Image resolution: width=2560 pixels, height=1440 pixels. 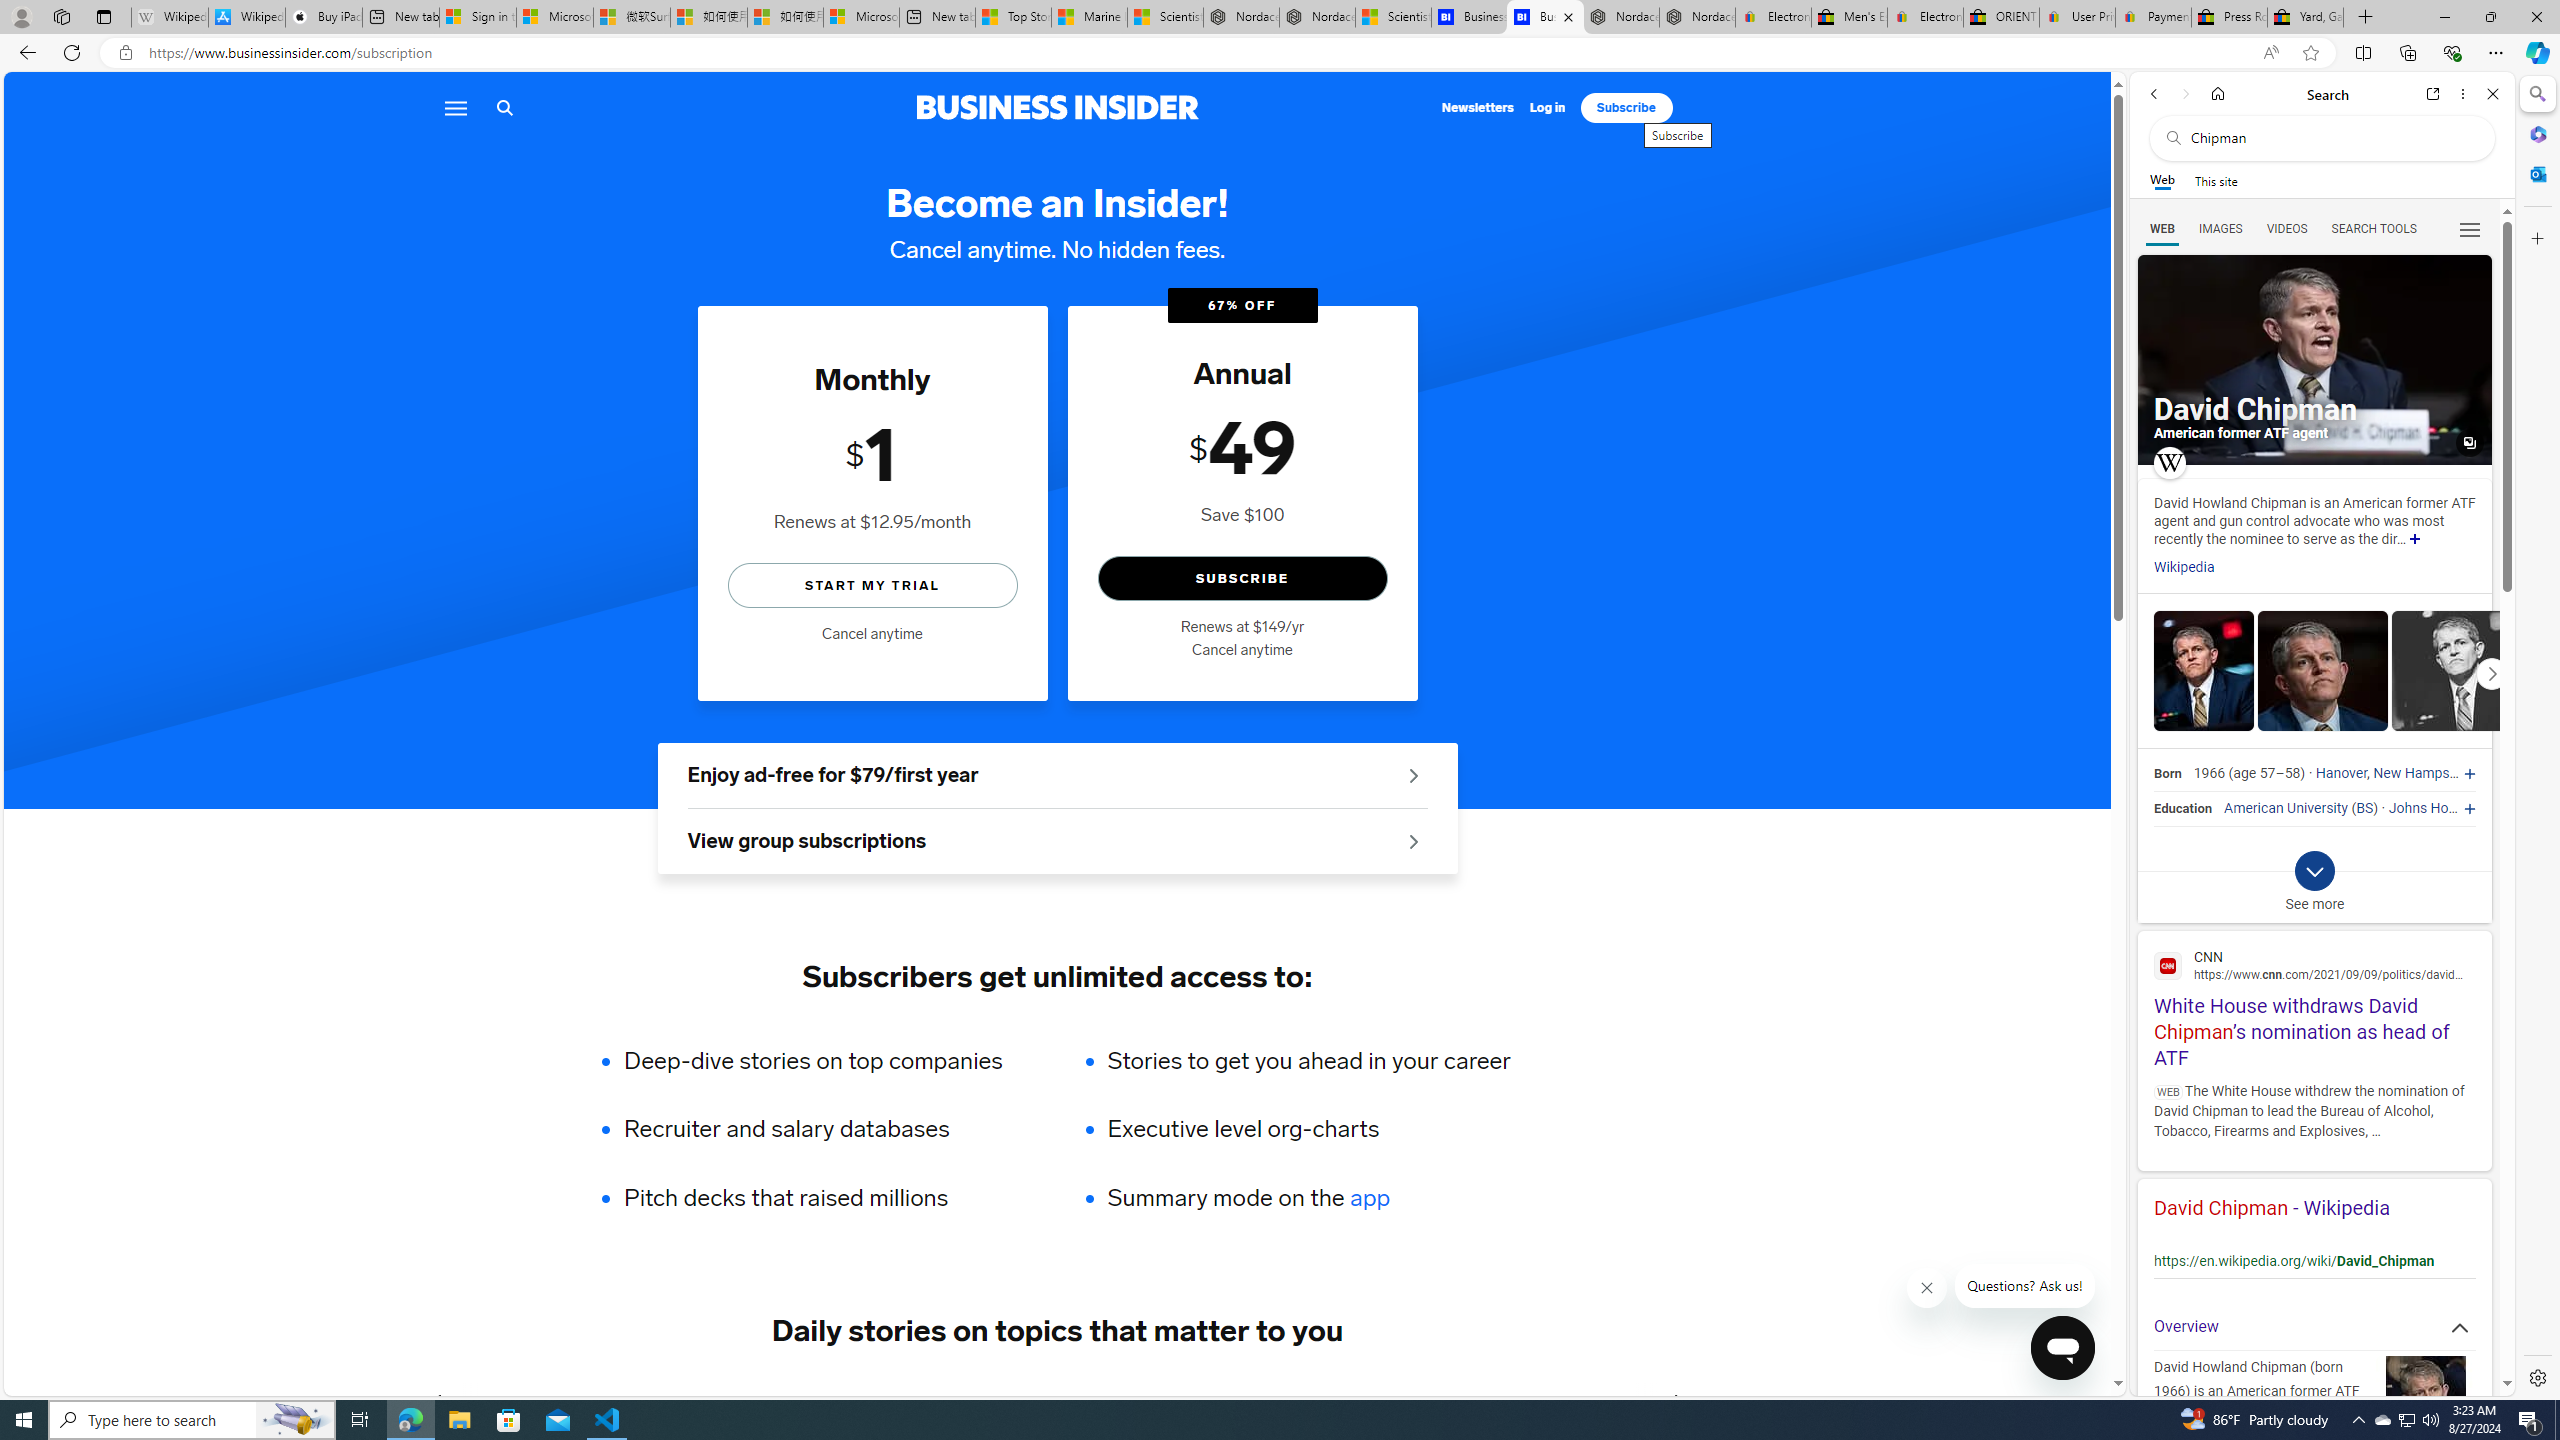 I want to click on 'BS', so click(x=2364, y=808).